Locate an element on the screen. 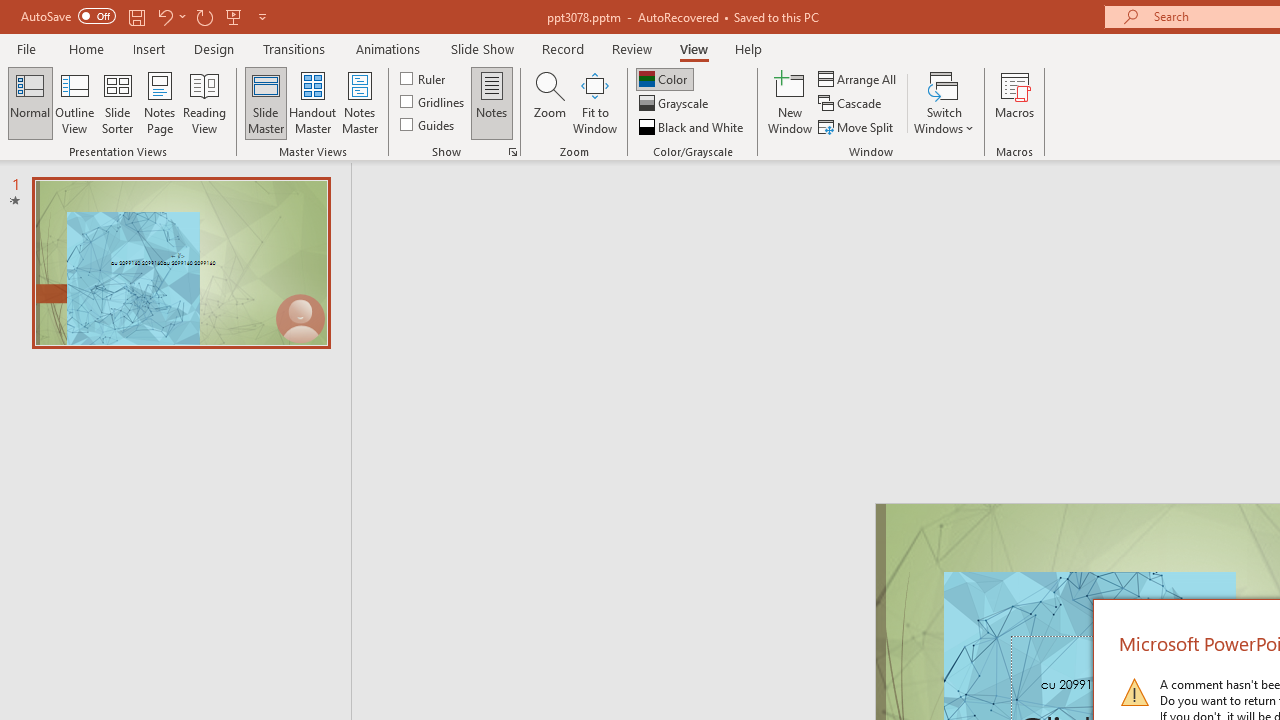 This screenshot has width=1280, height=720. 'Insert' is located at coordinates (148, 48).